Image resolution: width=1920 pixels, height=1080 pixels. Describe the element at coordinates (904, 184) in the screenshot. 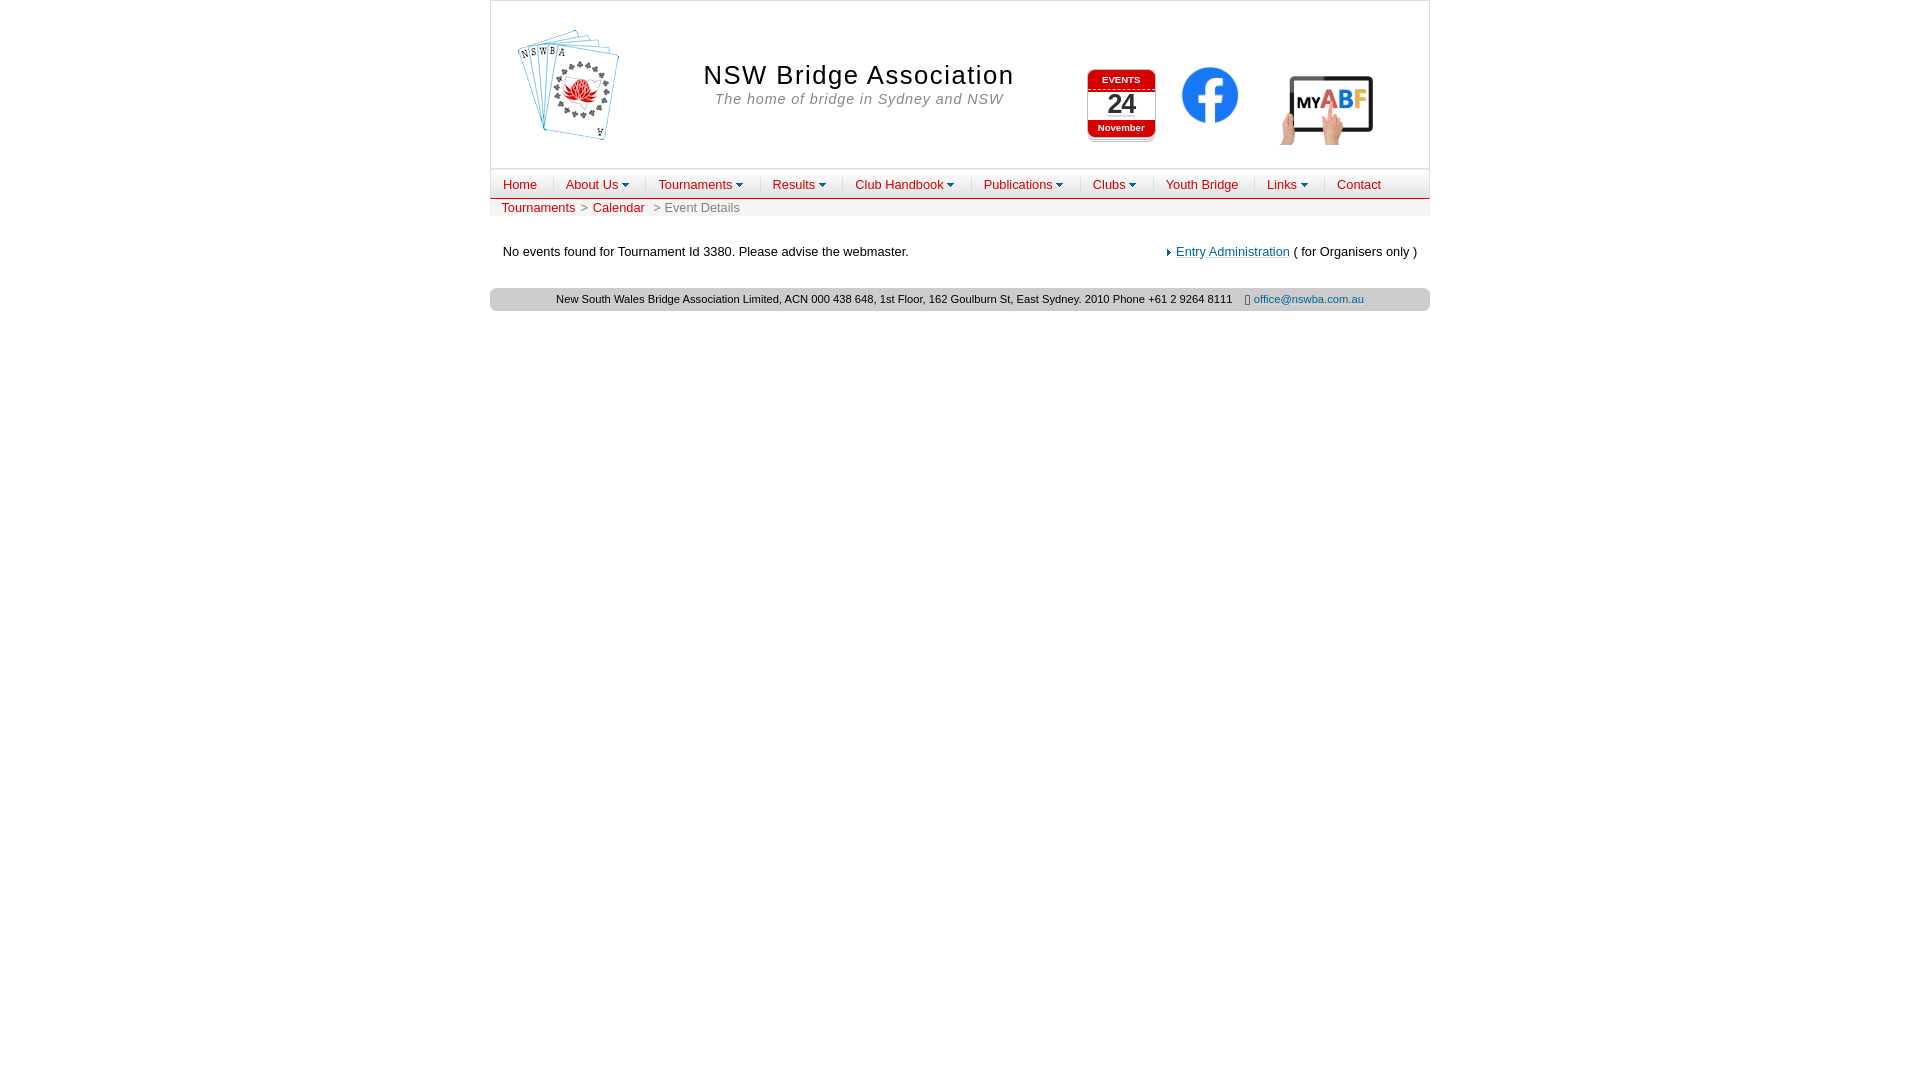

I see `'Club Handbook'` at that location.